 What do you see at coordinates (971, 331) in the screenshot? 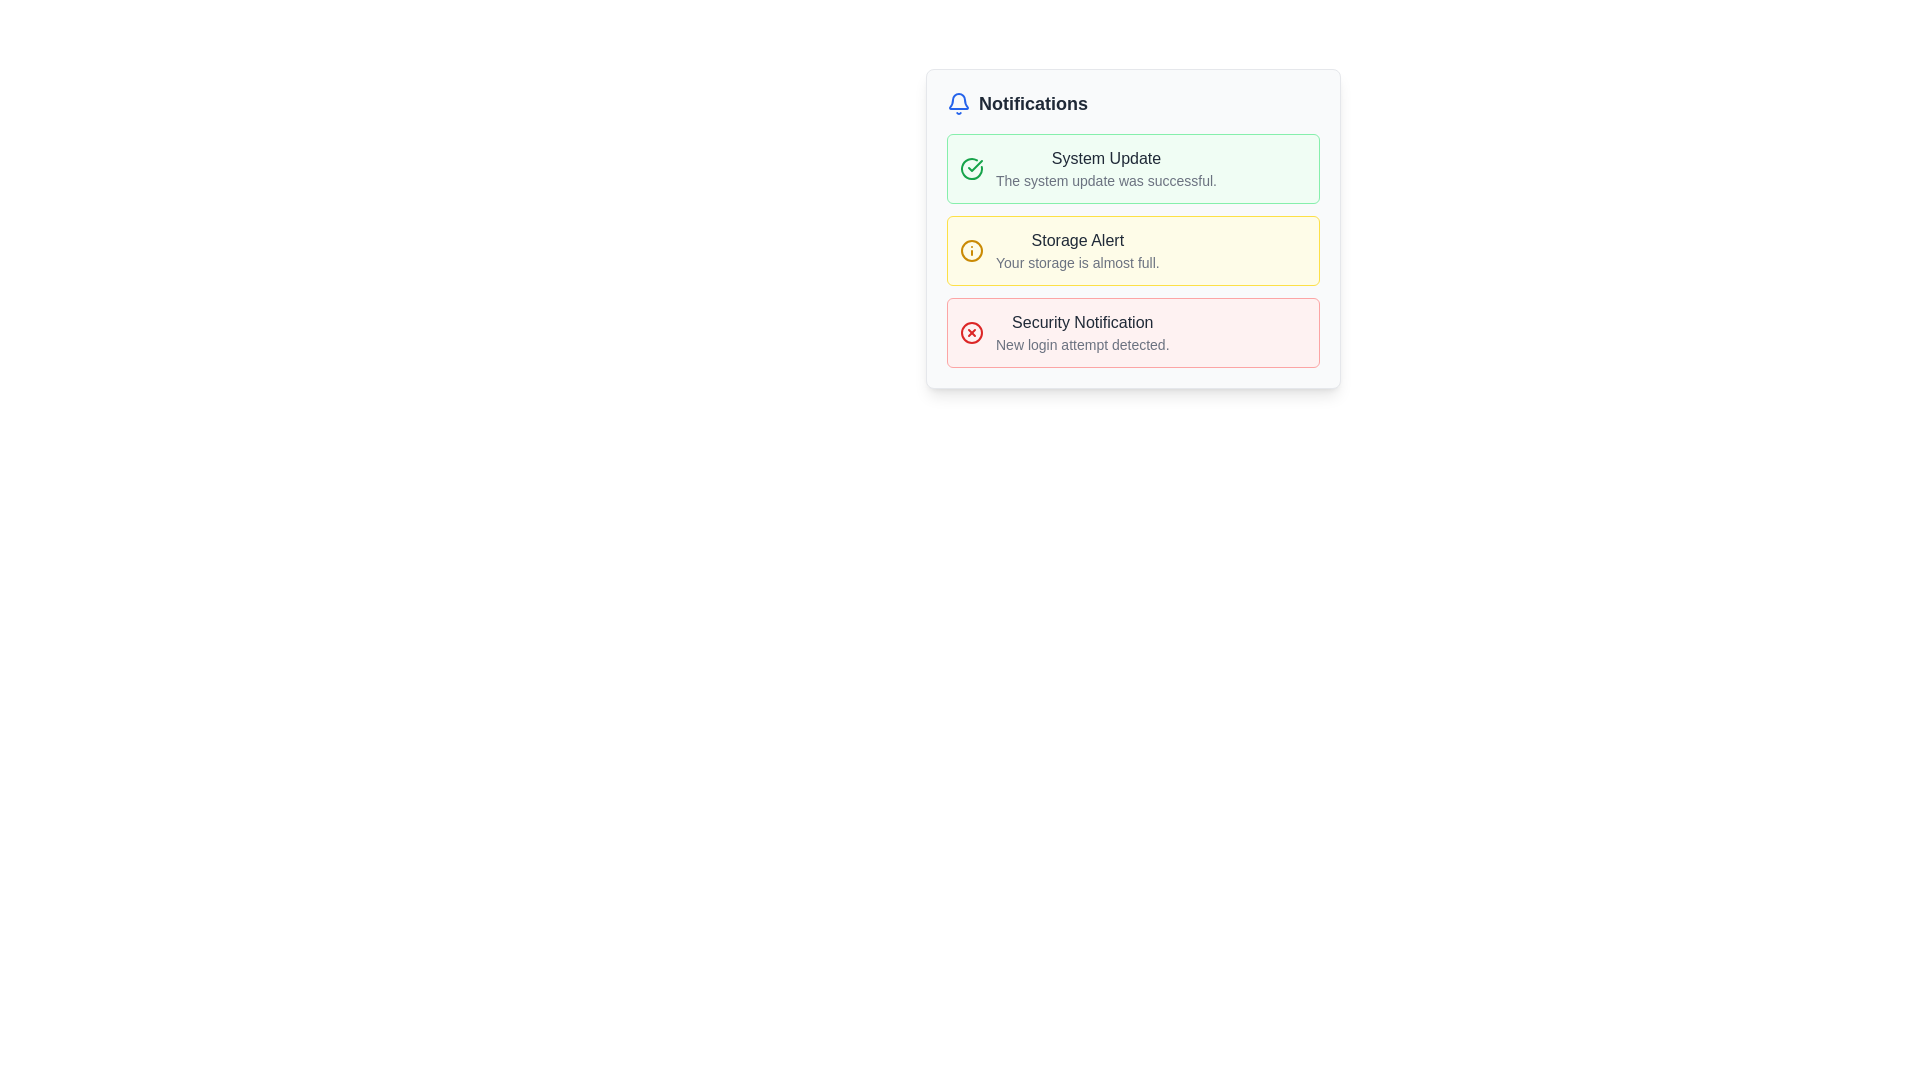
I see `the circular red icon with a white cross inside, located in the top-left corner of the 'Security Notification' block` at bounding box center [971, 331].